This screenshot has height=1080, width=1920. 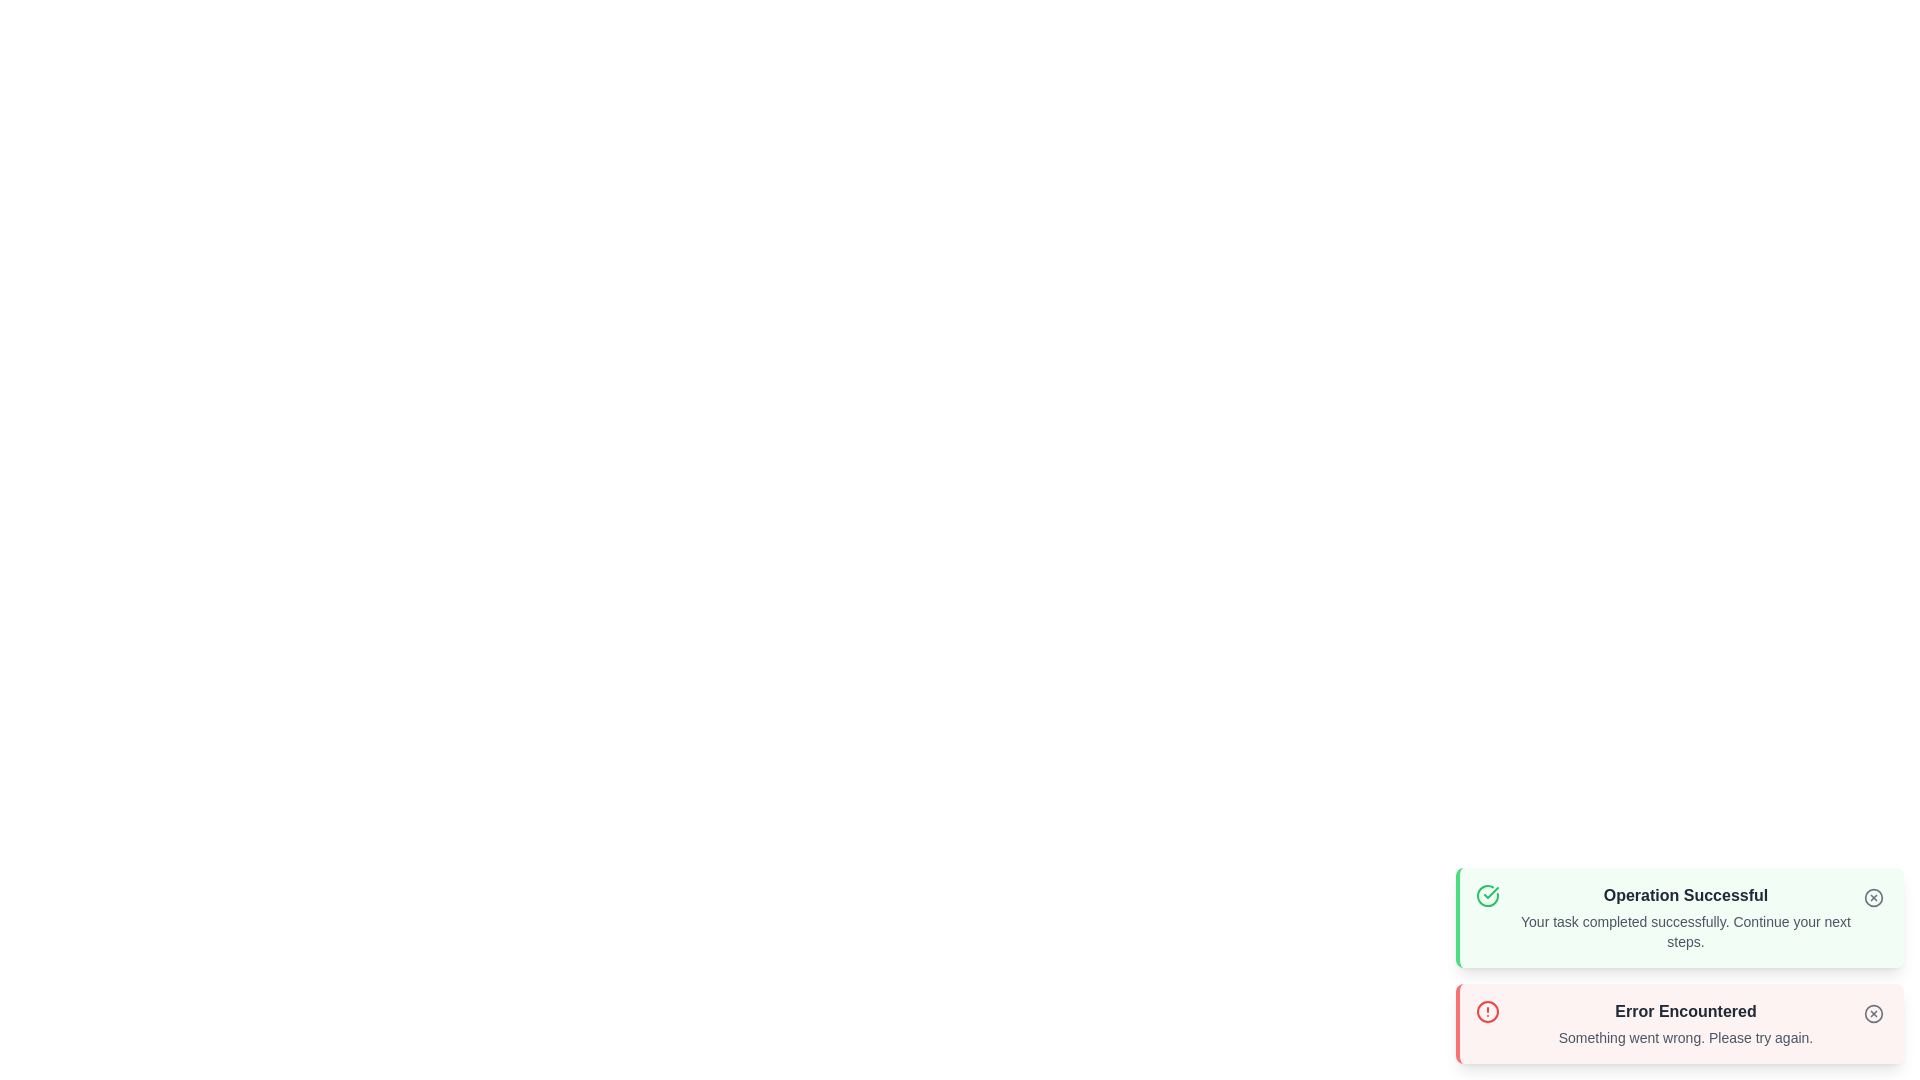 What do you see at coordinates (1684, 894) in the screenshot?
I see `the main title text label of the notification that summarizes the successful completion of an operation` at bounding box center [1684, 894].